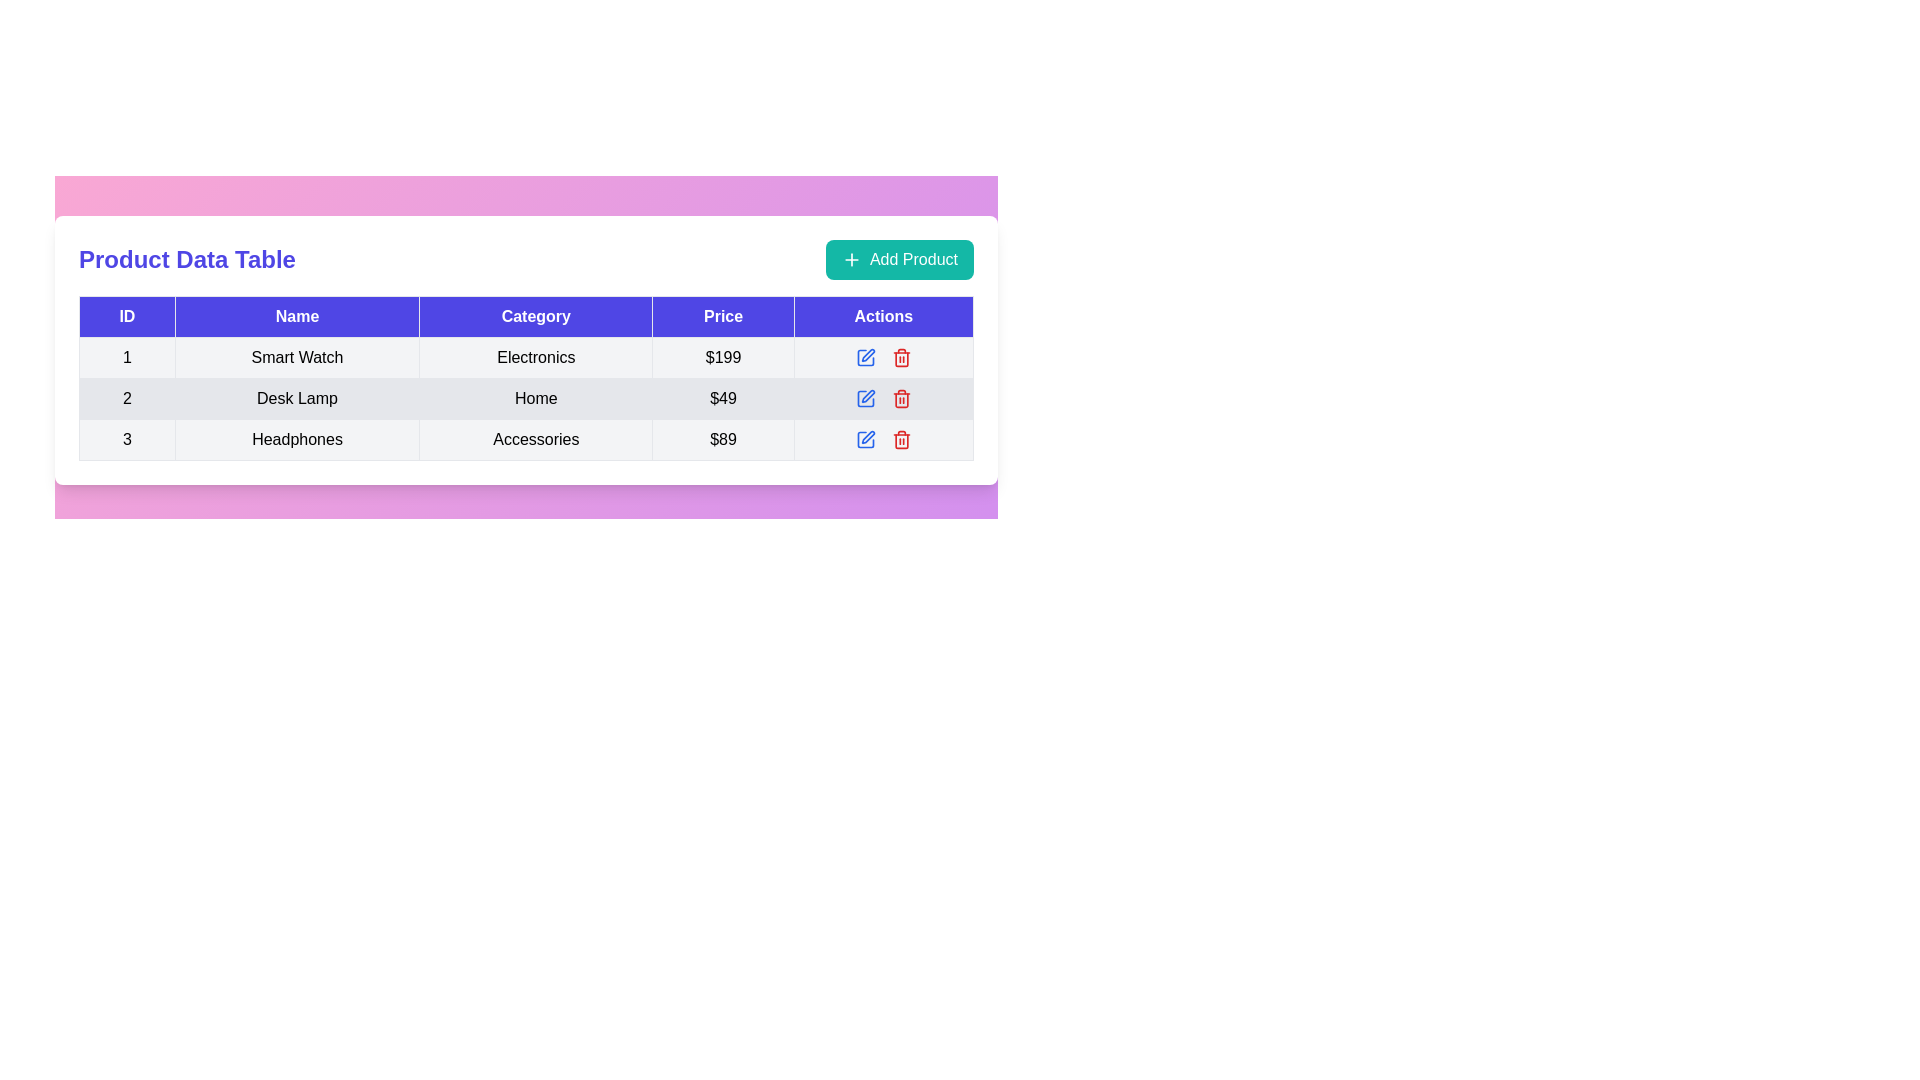 The image size is (1920, 1080). I want to click on the heading text element that represents the title of the content above the data table, located to the left of the 'Add Product' button, so click(187, 258).